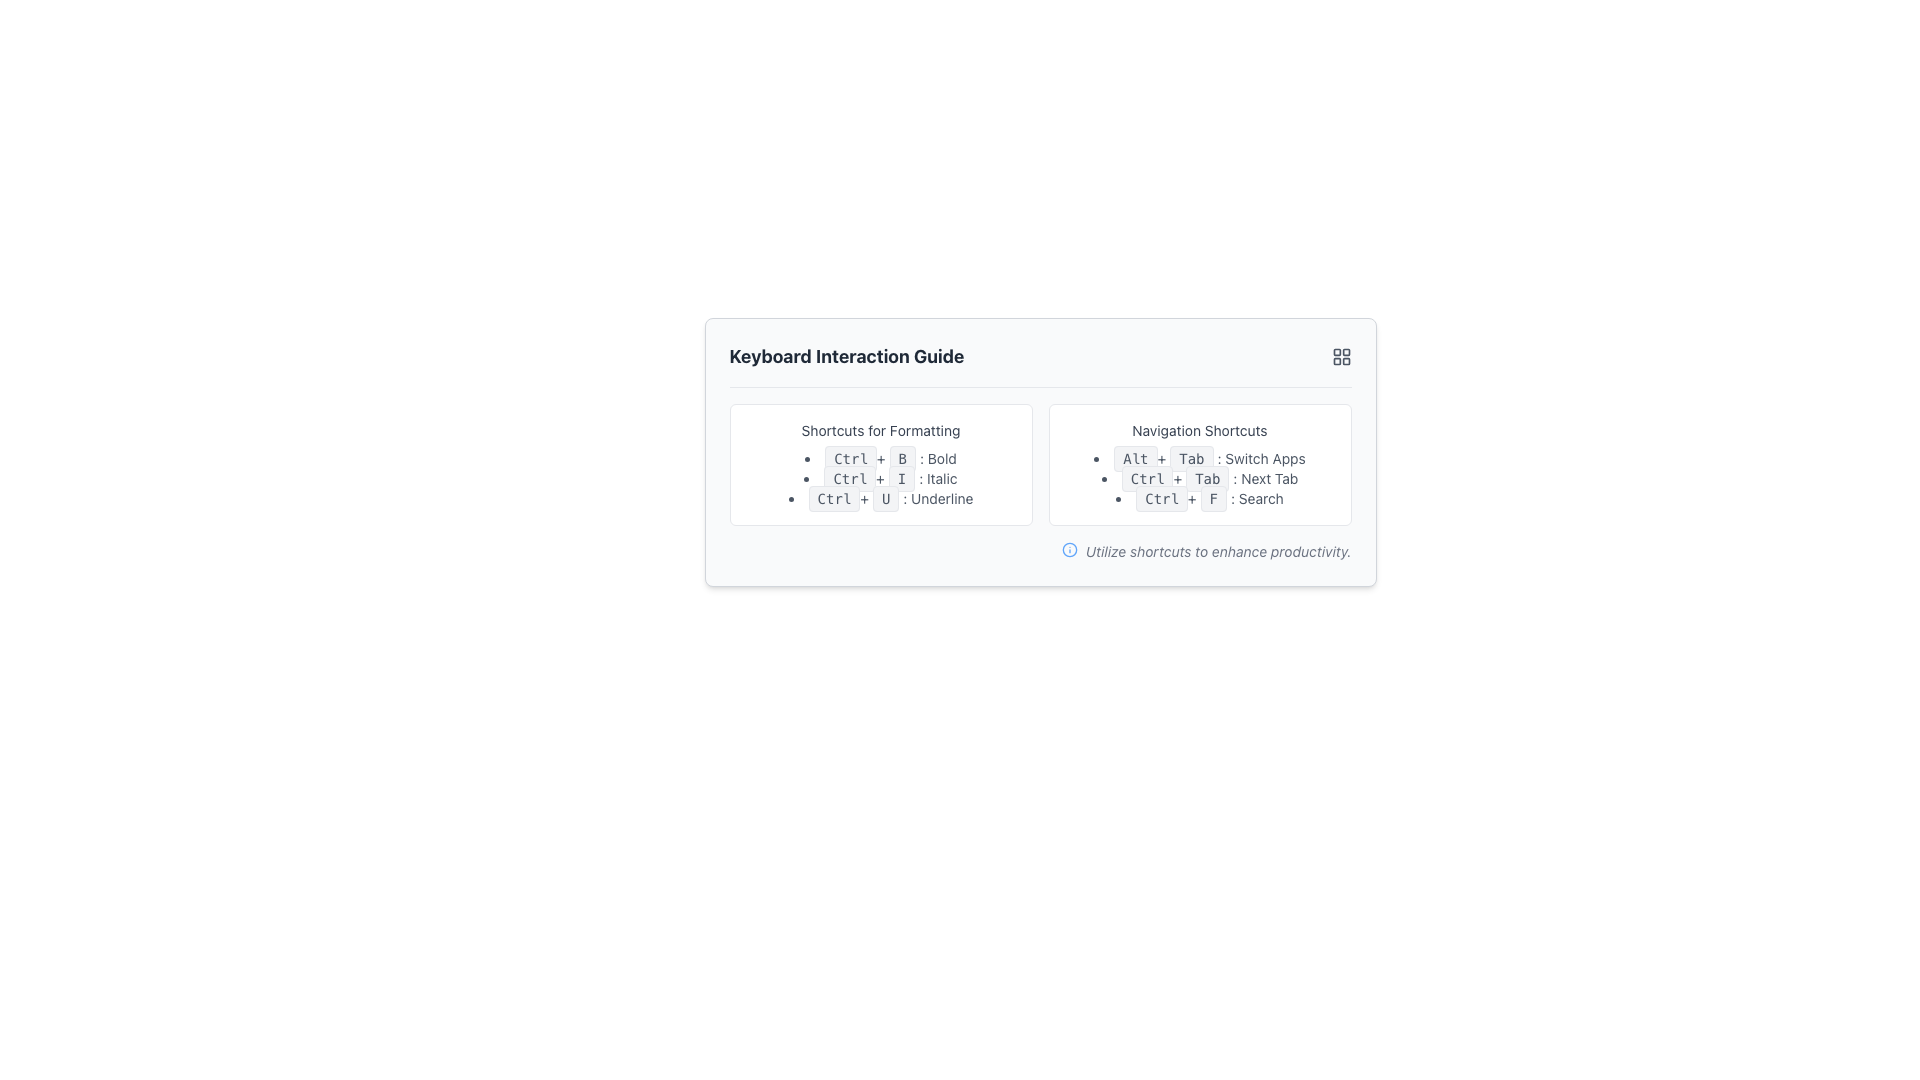 Image resolution: width=1920 pixels, height=1080 pixels. Describe the element at coordinates (1191, 459) in the screenshot. I see `the button-like label with the text 'Tab' in the 'Navigation Shortcuts' section of the 'Keyboard Interaction Guide'` at that location.